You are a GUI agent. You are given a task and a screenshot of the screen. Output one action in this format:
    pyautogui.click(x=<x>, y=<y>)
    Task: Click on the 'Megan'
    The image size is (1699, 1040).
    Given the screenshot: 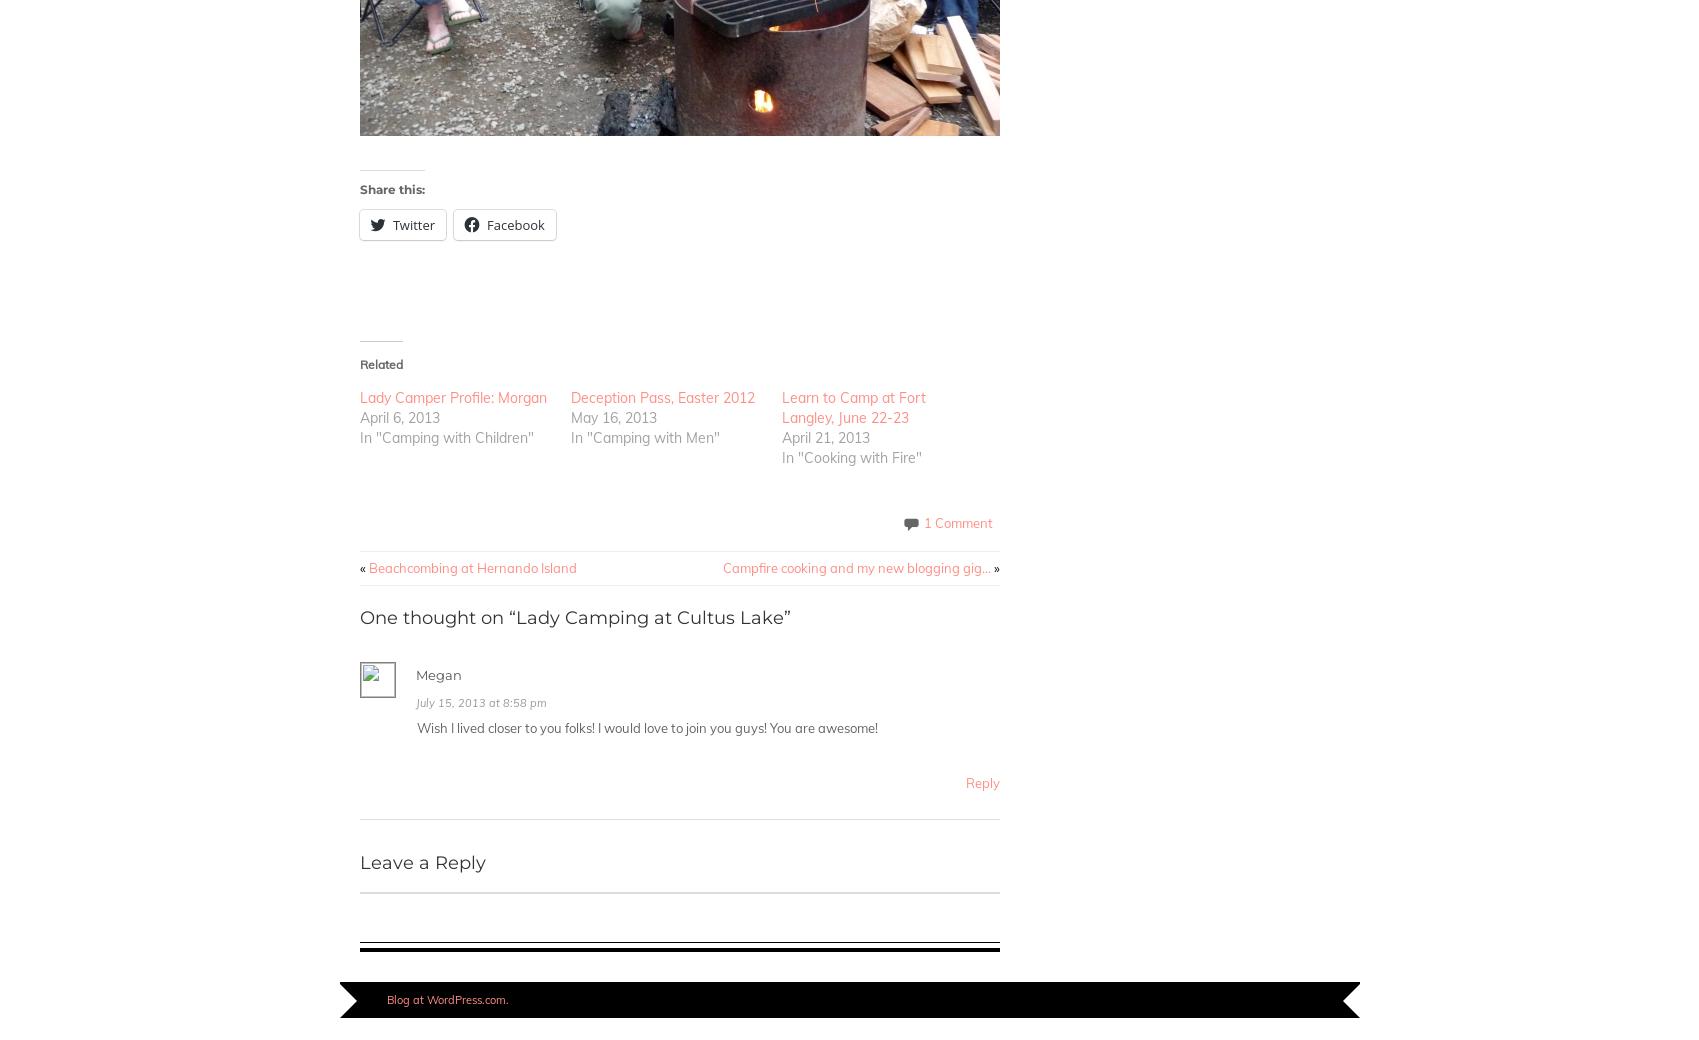 What is the action you would take?
    pyautogui.click(x=438, y=674)
    